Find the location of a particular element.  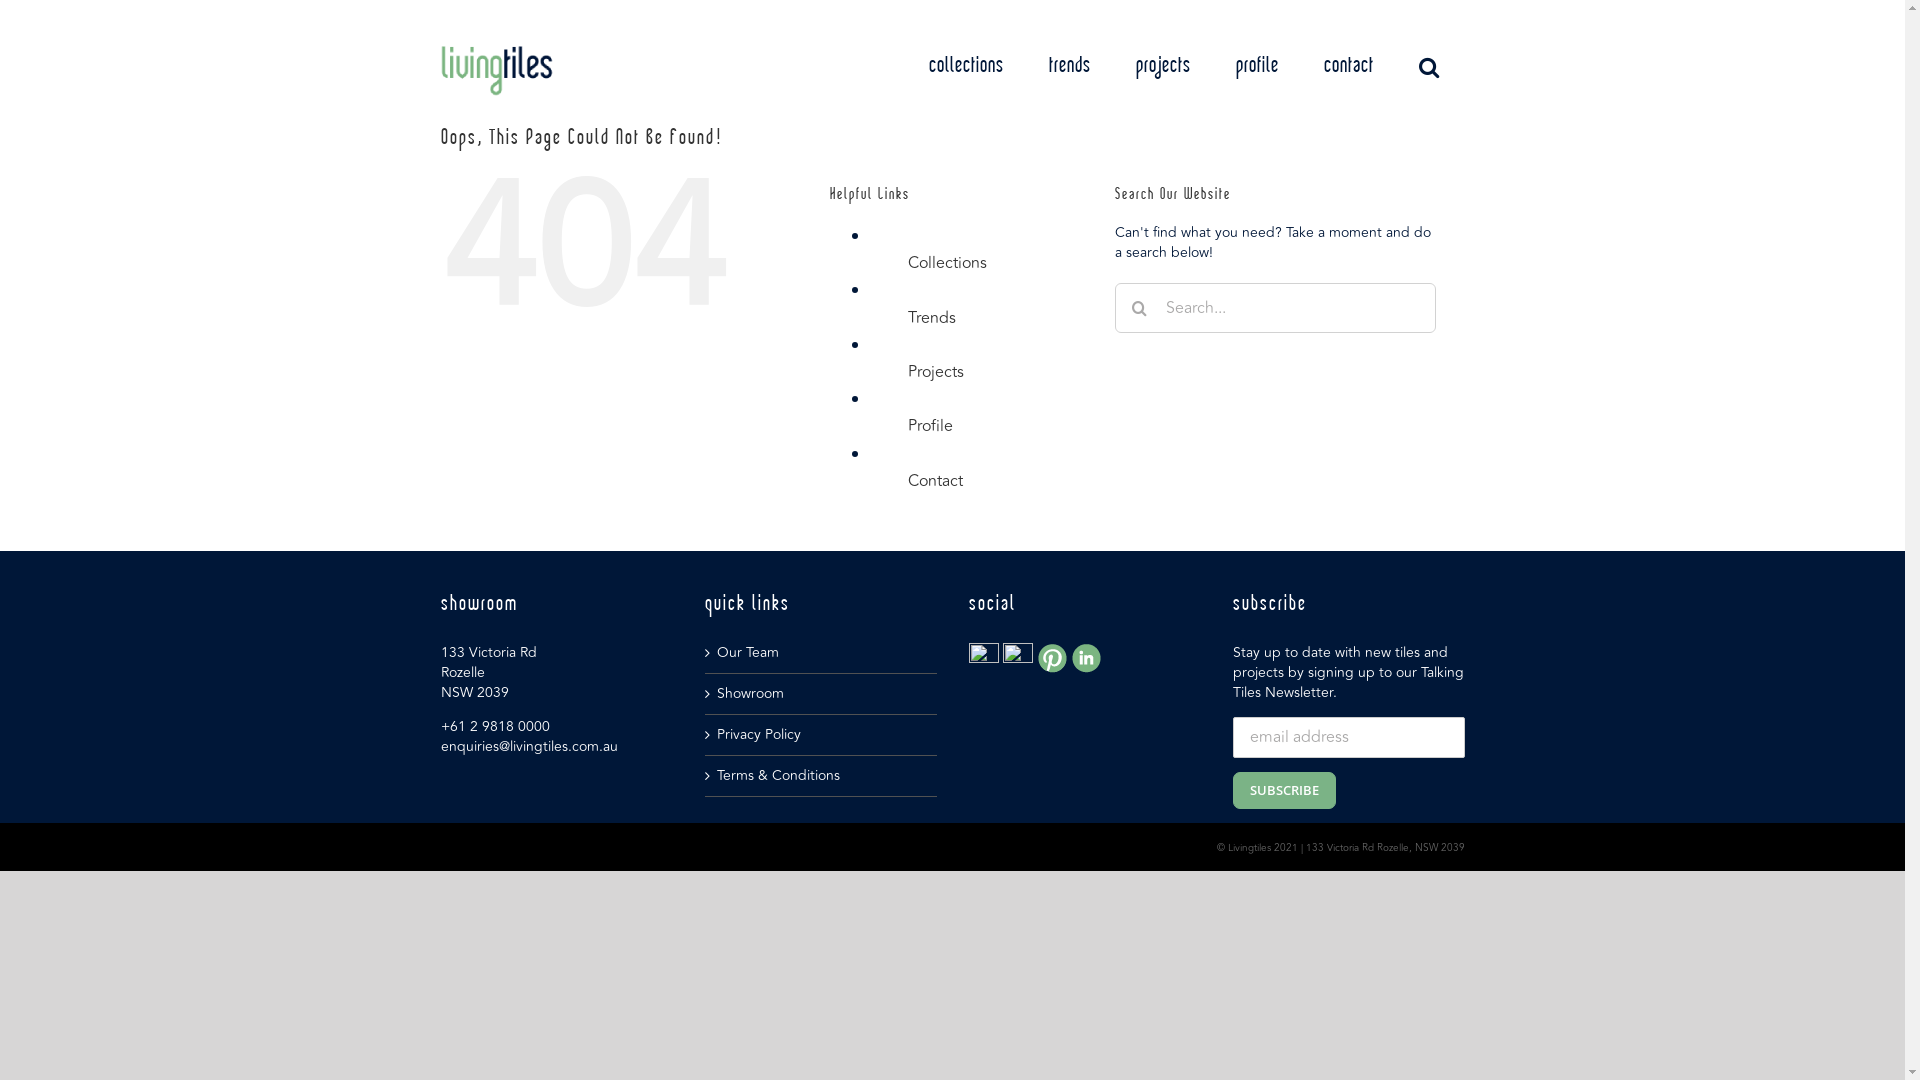

'trends' is located at coordinates (1068, 65).